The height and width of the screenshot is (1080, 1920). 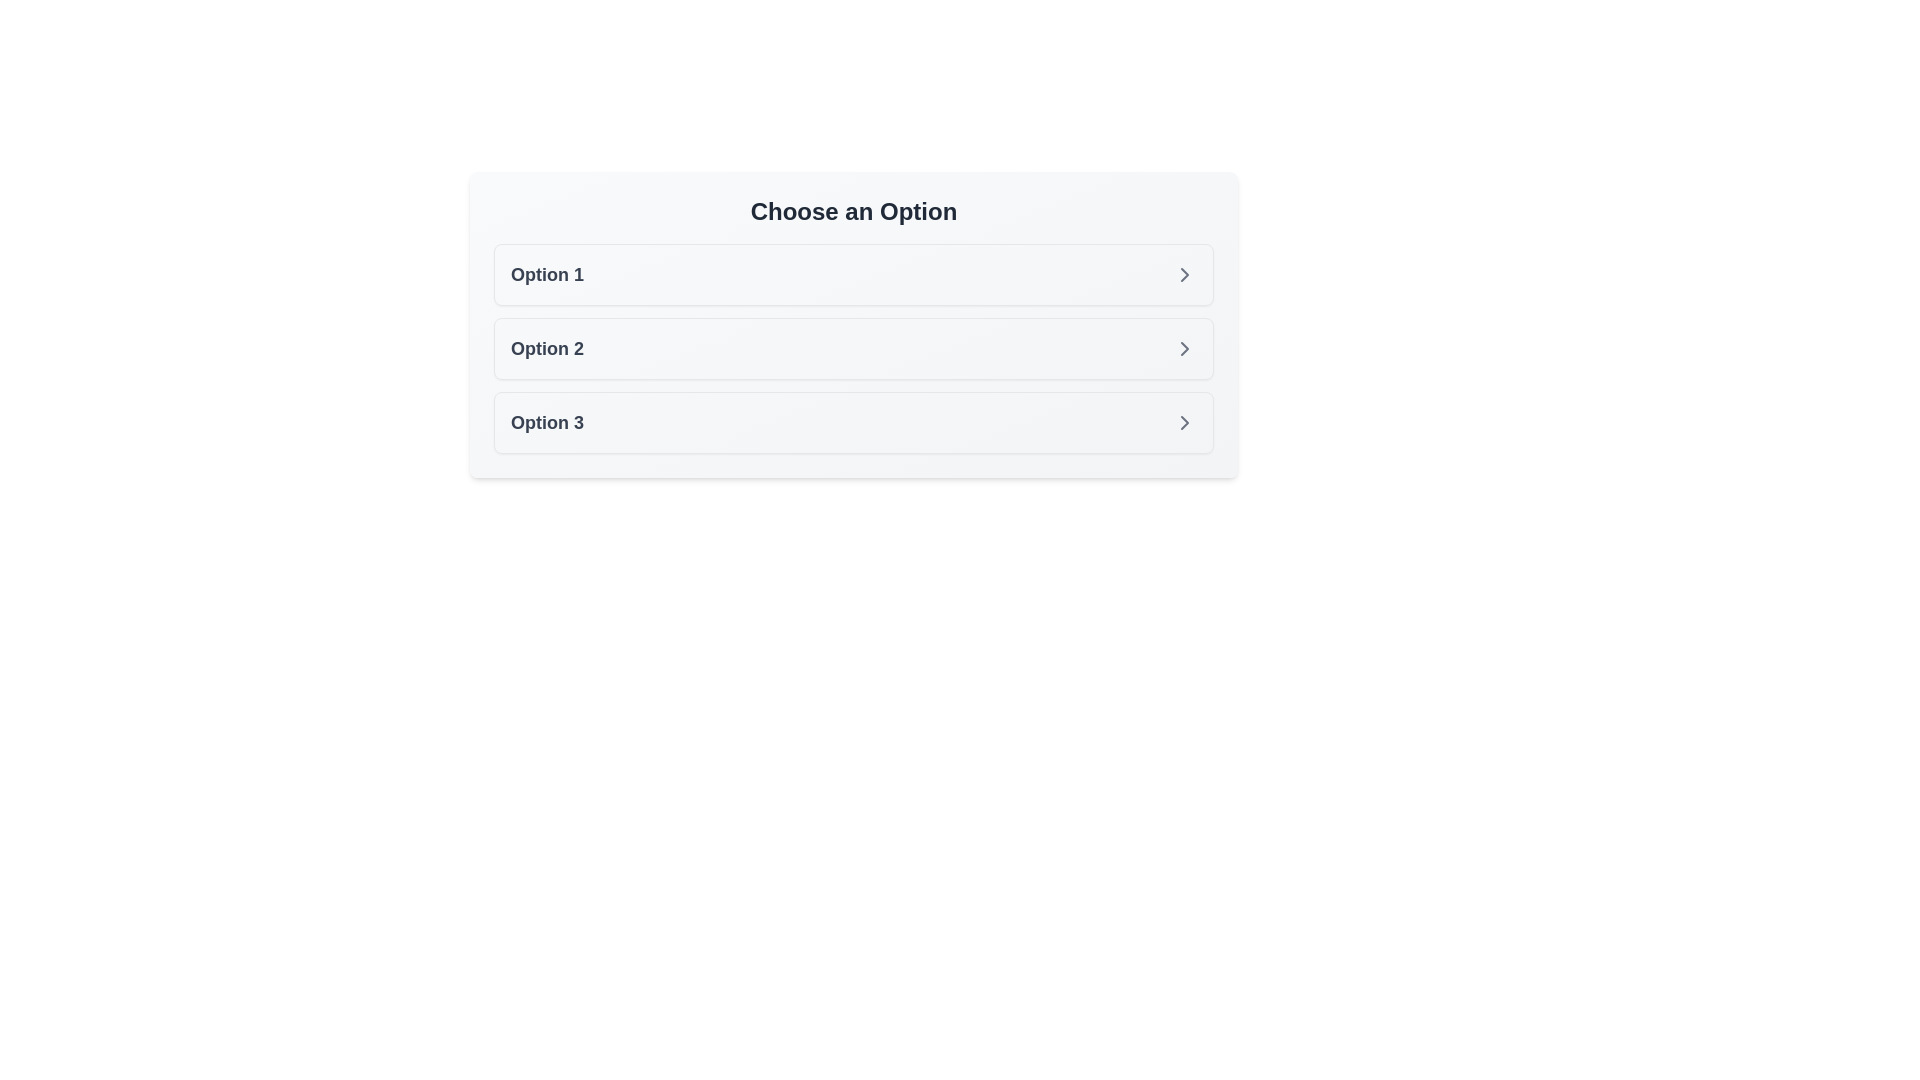 What do you see at coordinates (854, 422) in the screenshot?
I see `the third item in the vertical list of options` at bounding box center [854, 422].